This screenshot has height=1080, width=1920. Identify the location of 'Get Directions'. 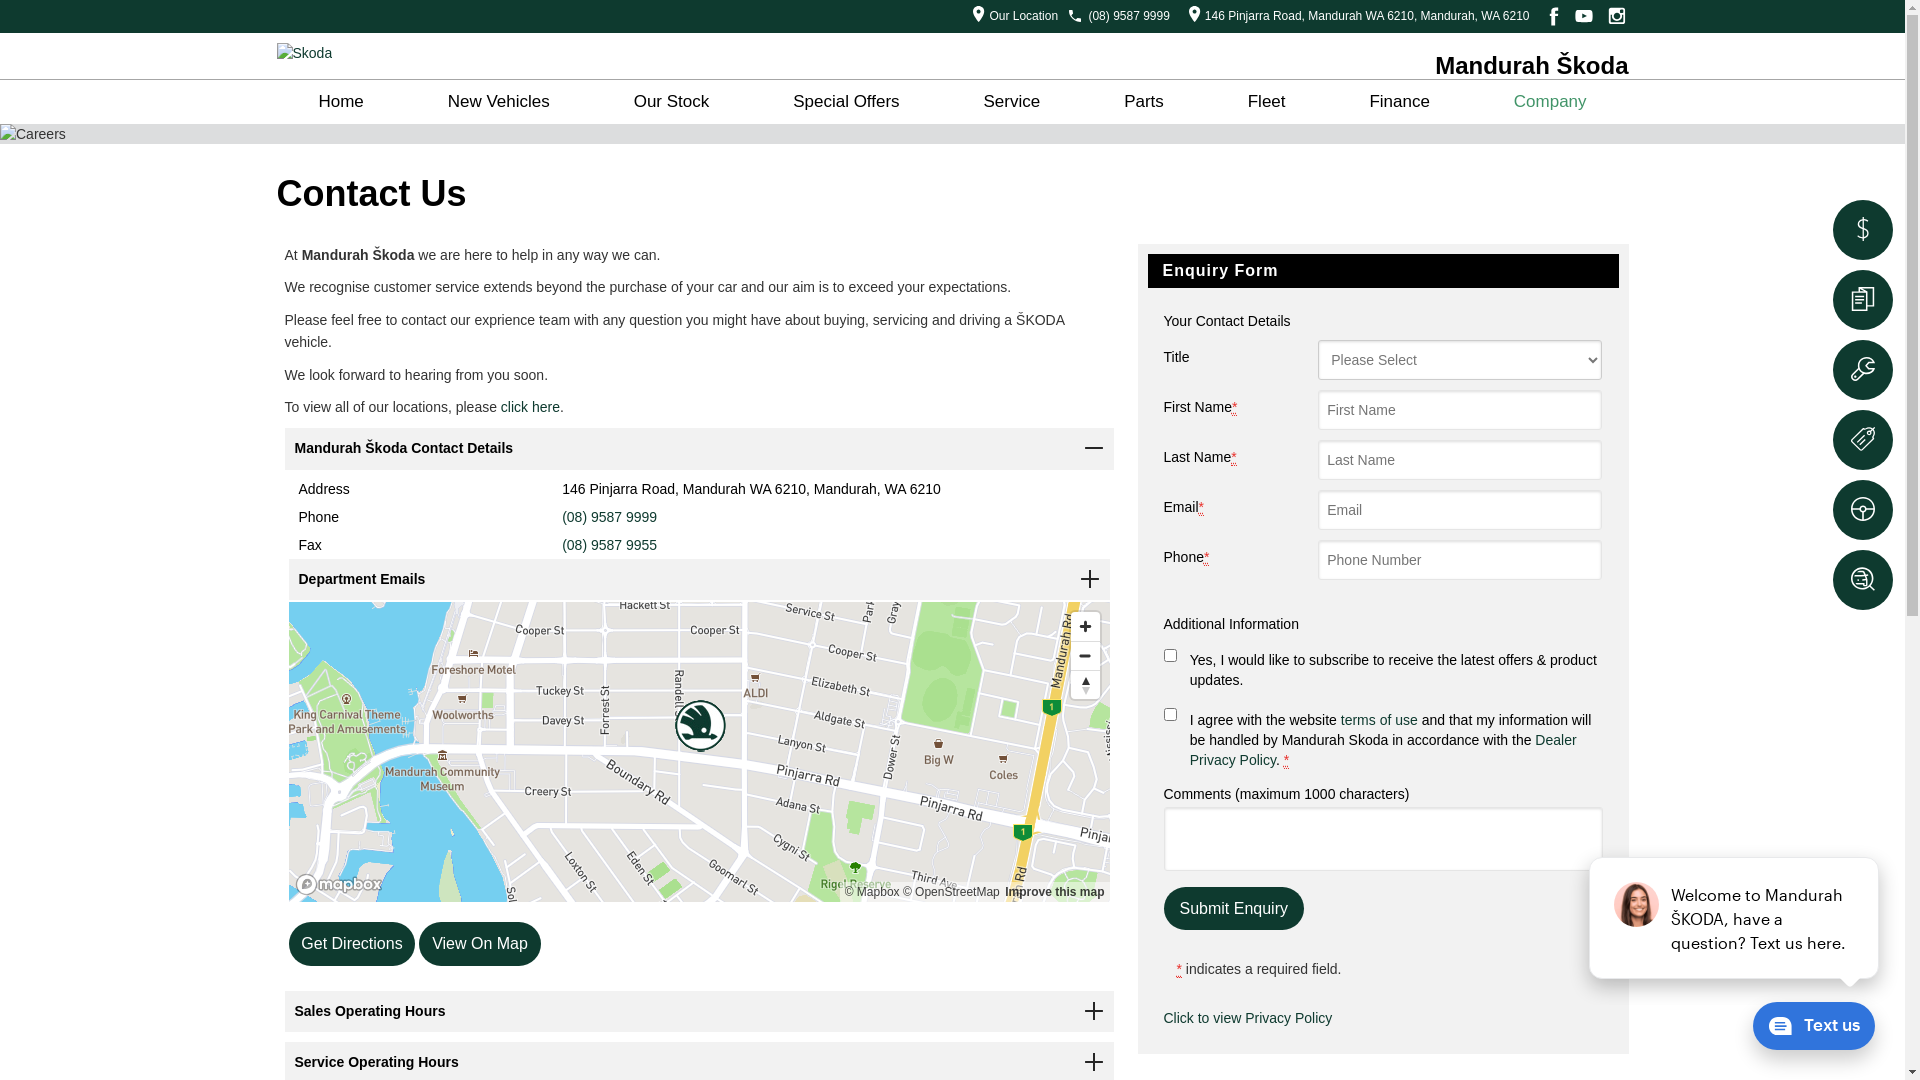
(351, 944).